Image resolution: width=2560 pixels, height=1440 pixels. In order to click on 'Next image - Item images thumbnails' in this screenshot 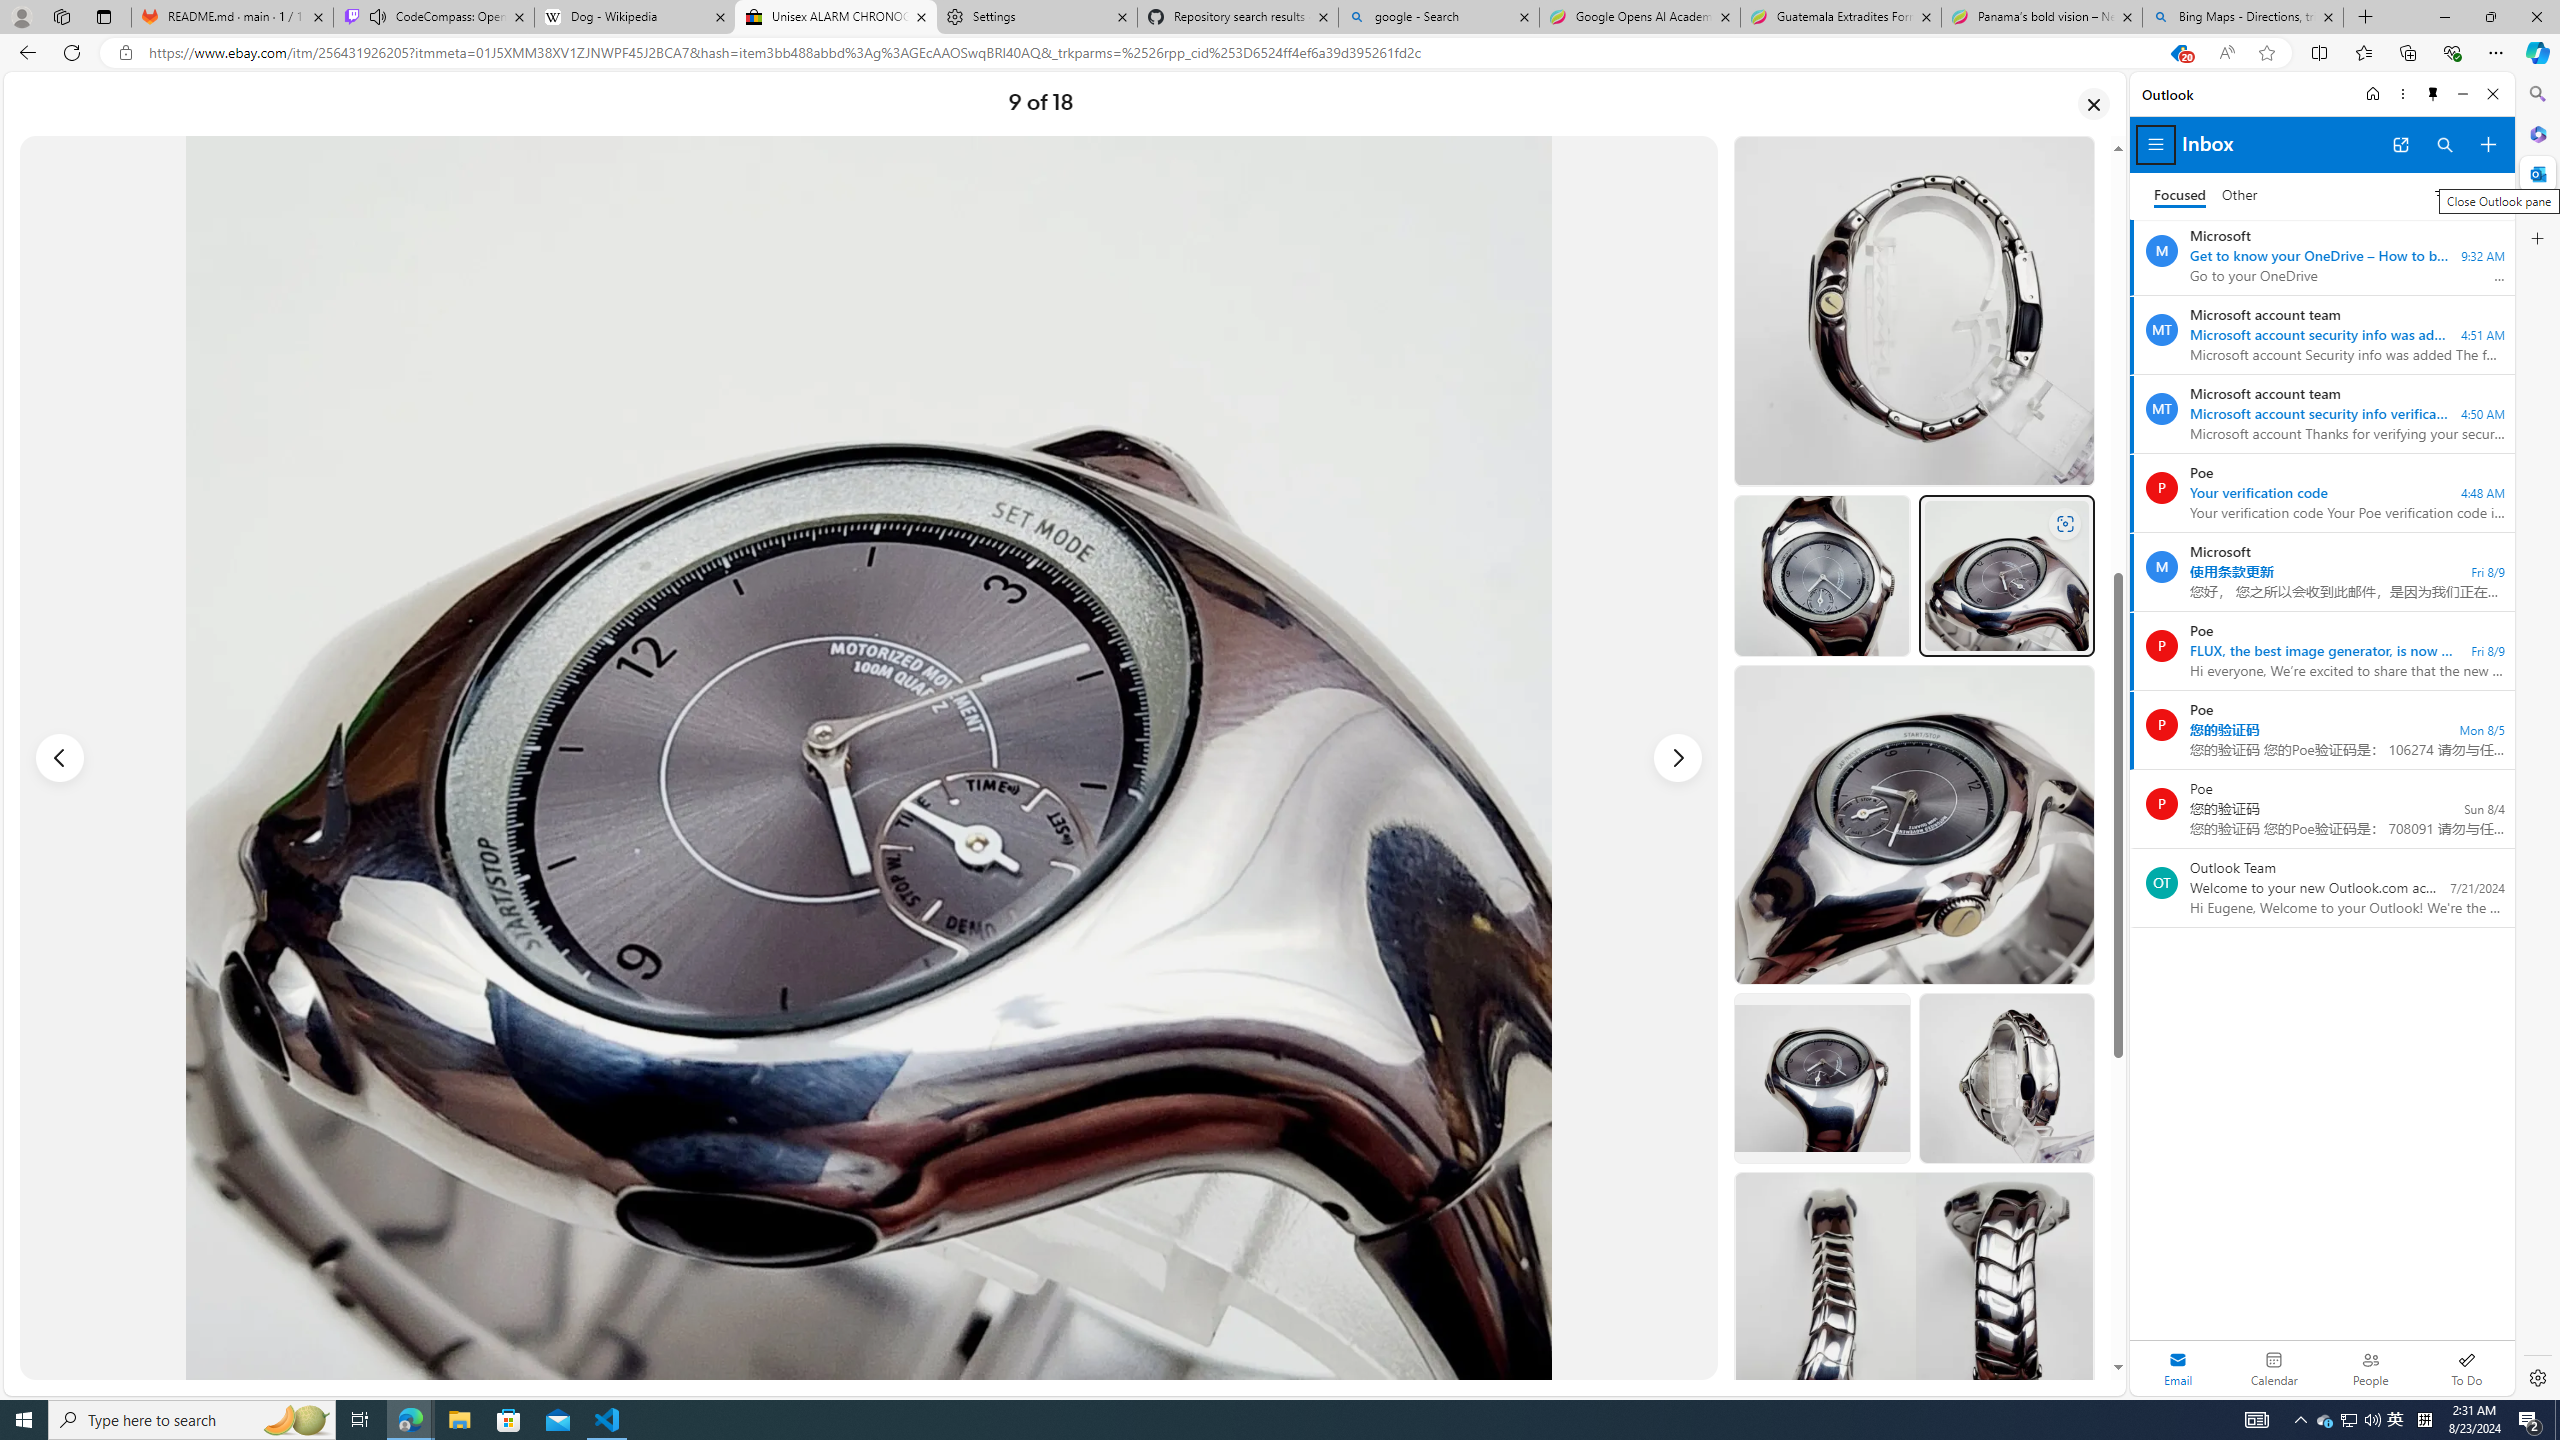, I will do `click(1678, 758)`.